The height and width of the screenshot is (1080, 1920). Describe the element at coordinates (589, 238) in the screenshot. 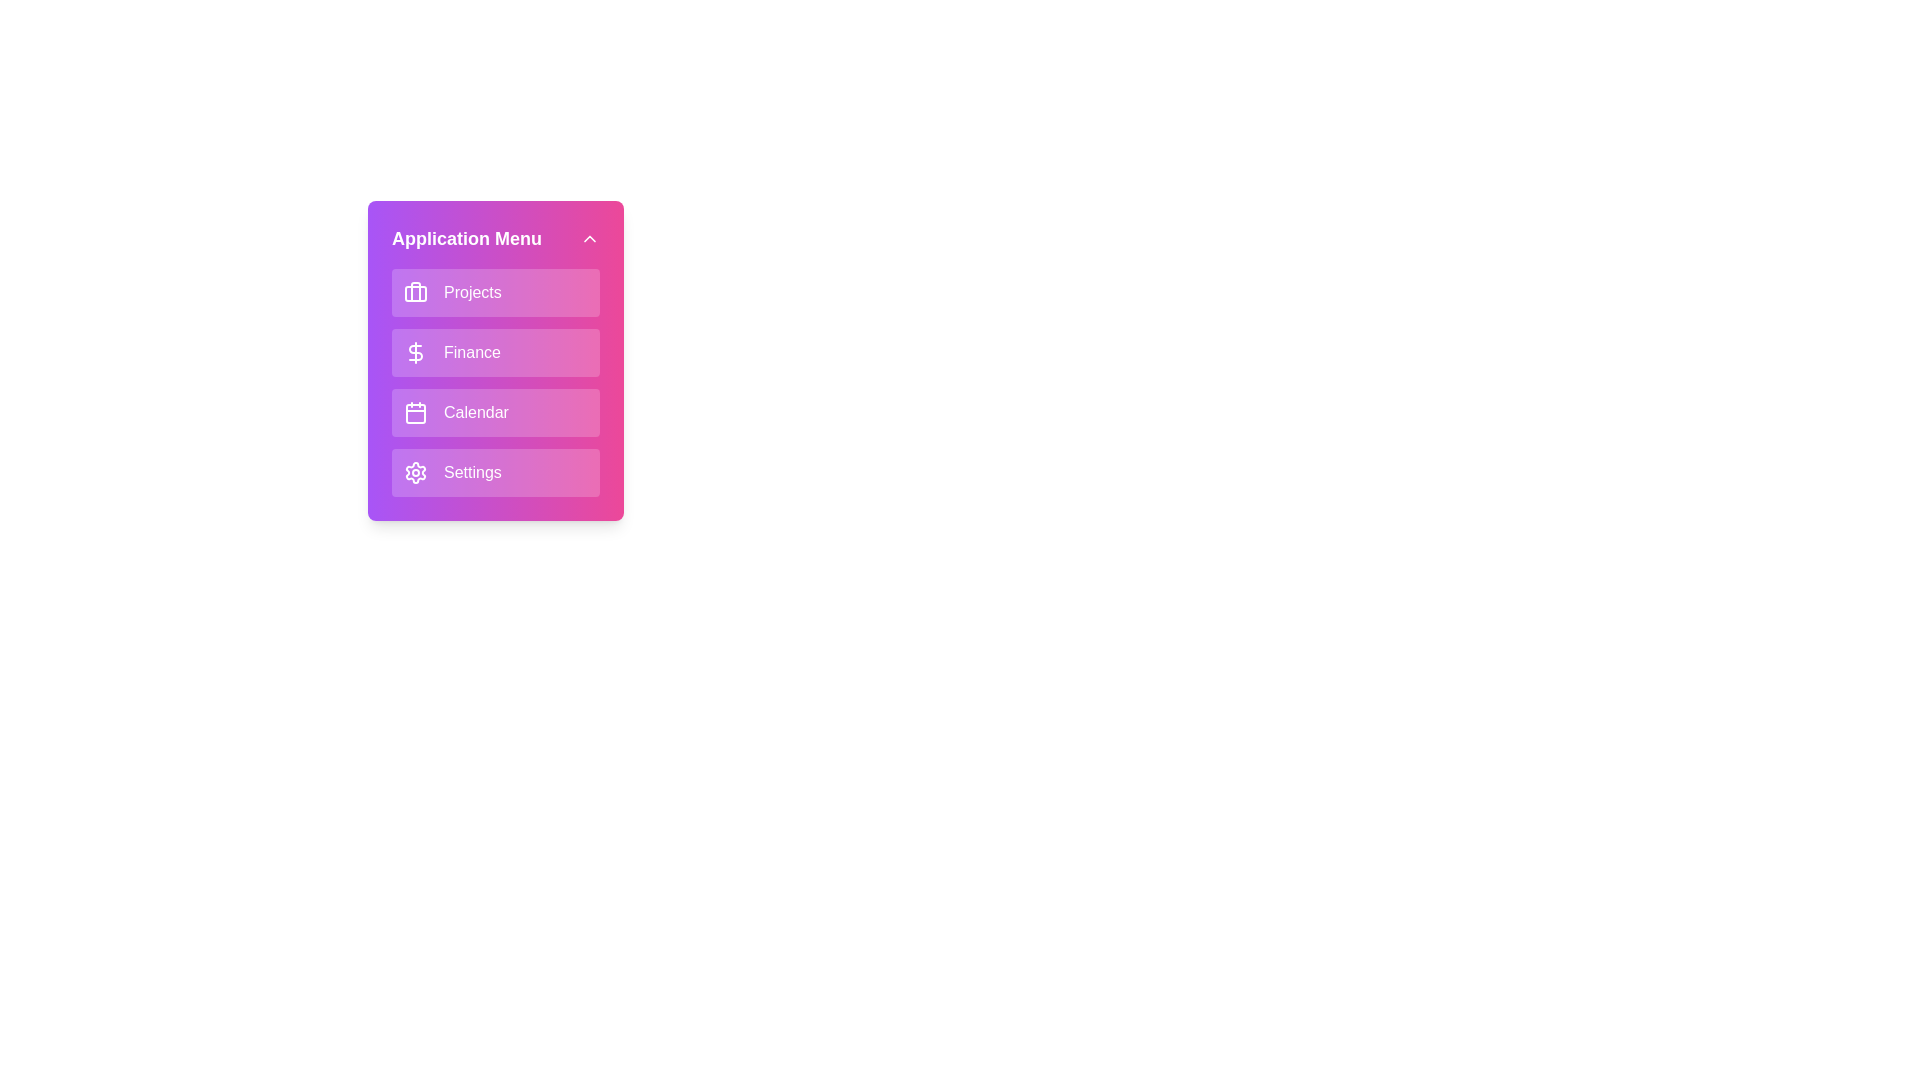

I see `top-right arrow icon to toggle the menu` at that location.